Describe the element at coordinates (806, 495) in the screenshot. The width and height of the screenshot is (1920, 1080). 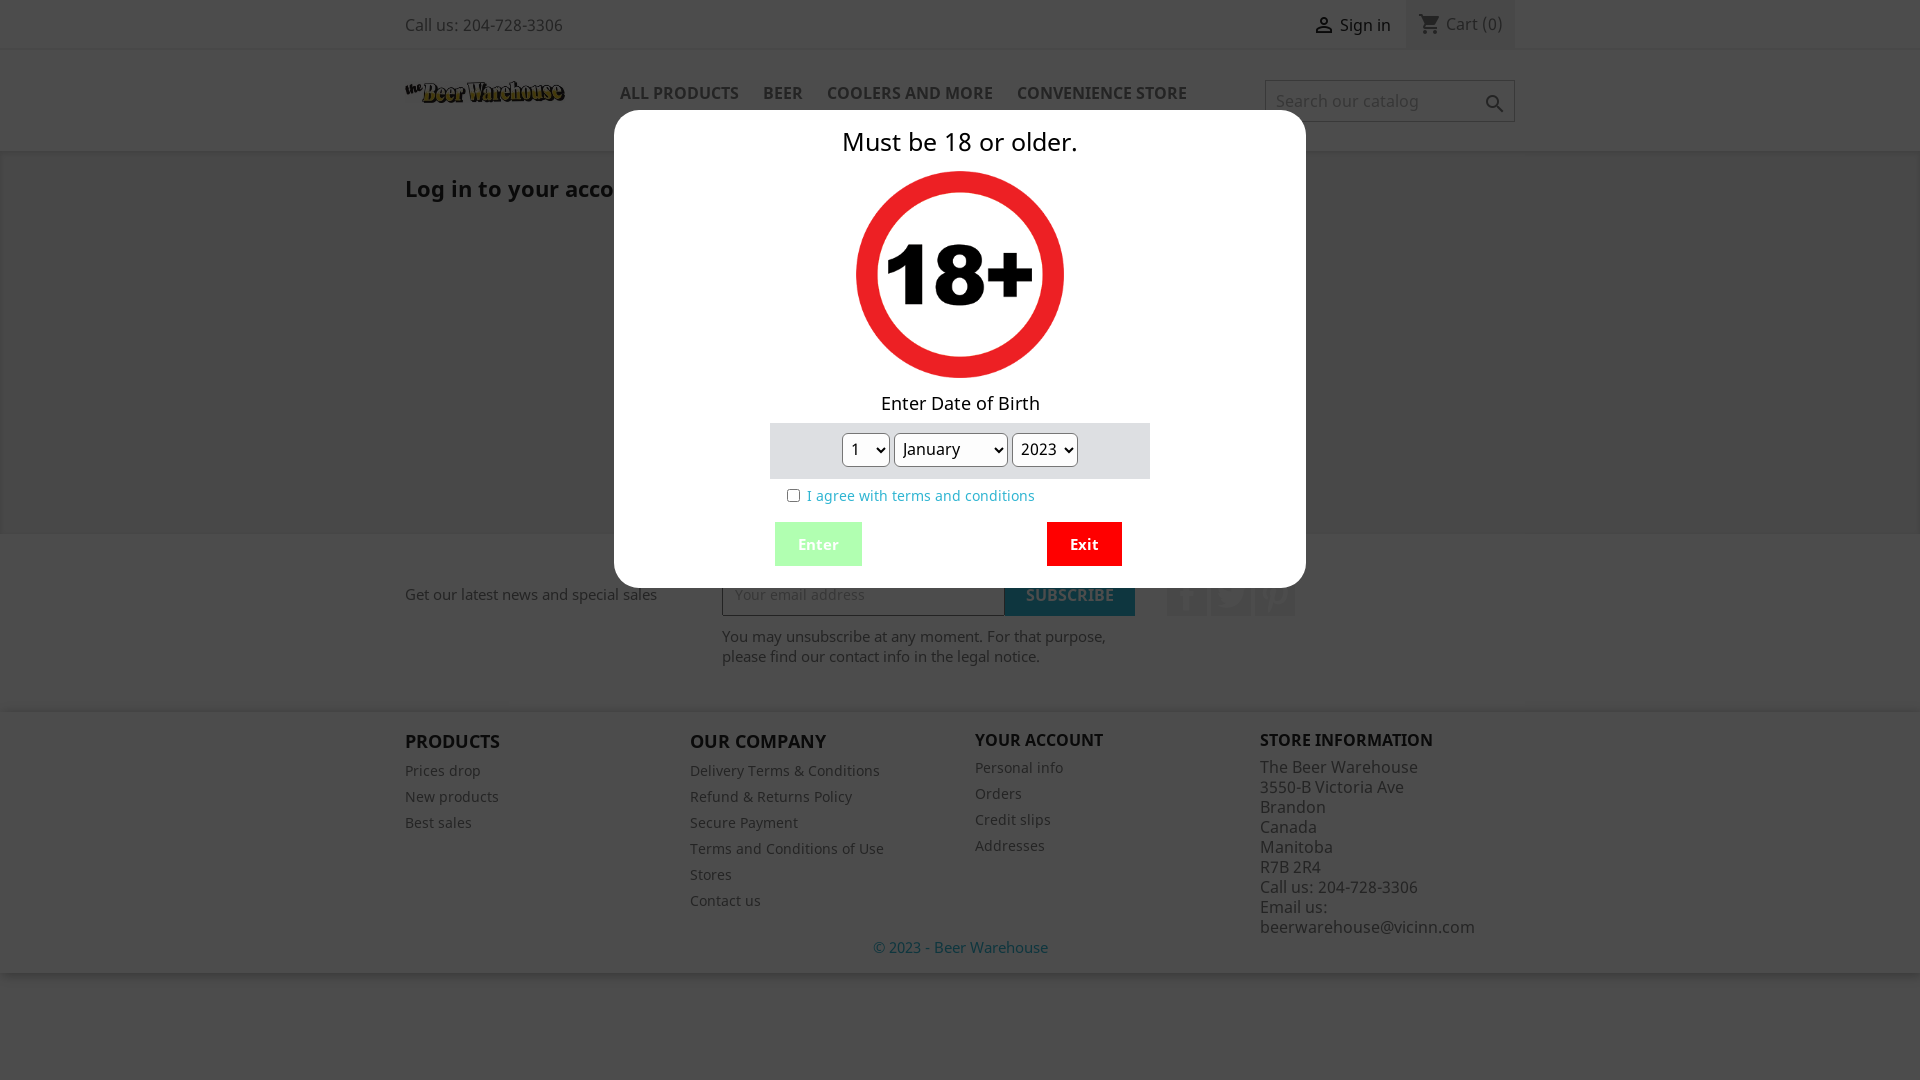
I see `'I agree with terms and conditions'` at that location.